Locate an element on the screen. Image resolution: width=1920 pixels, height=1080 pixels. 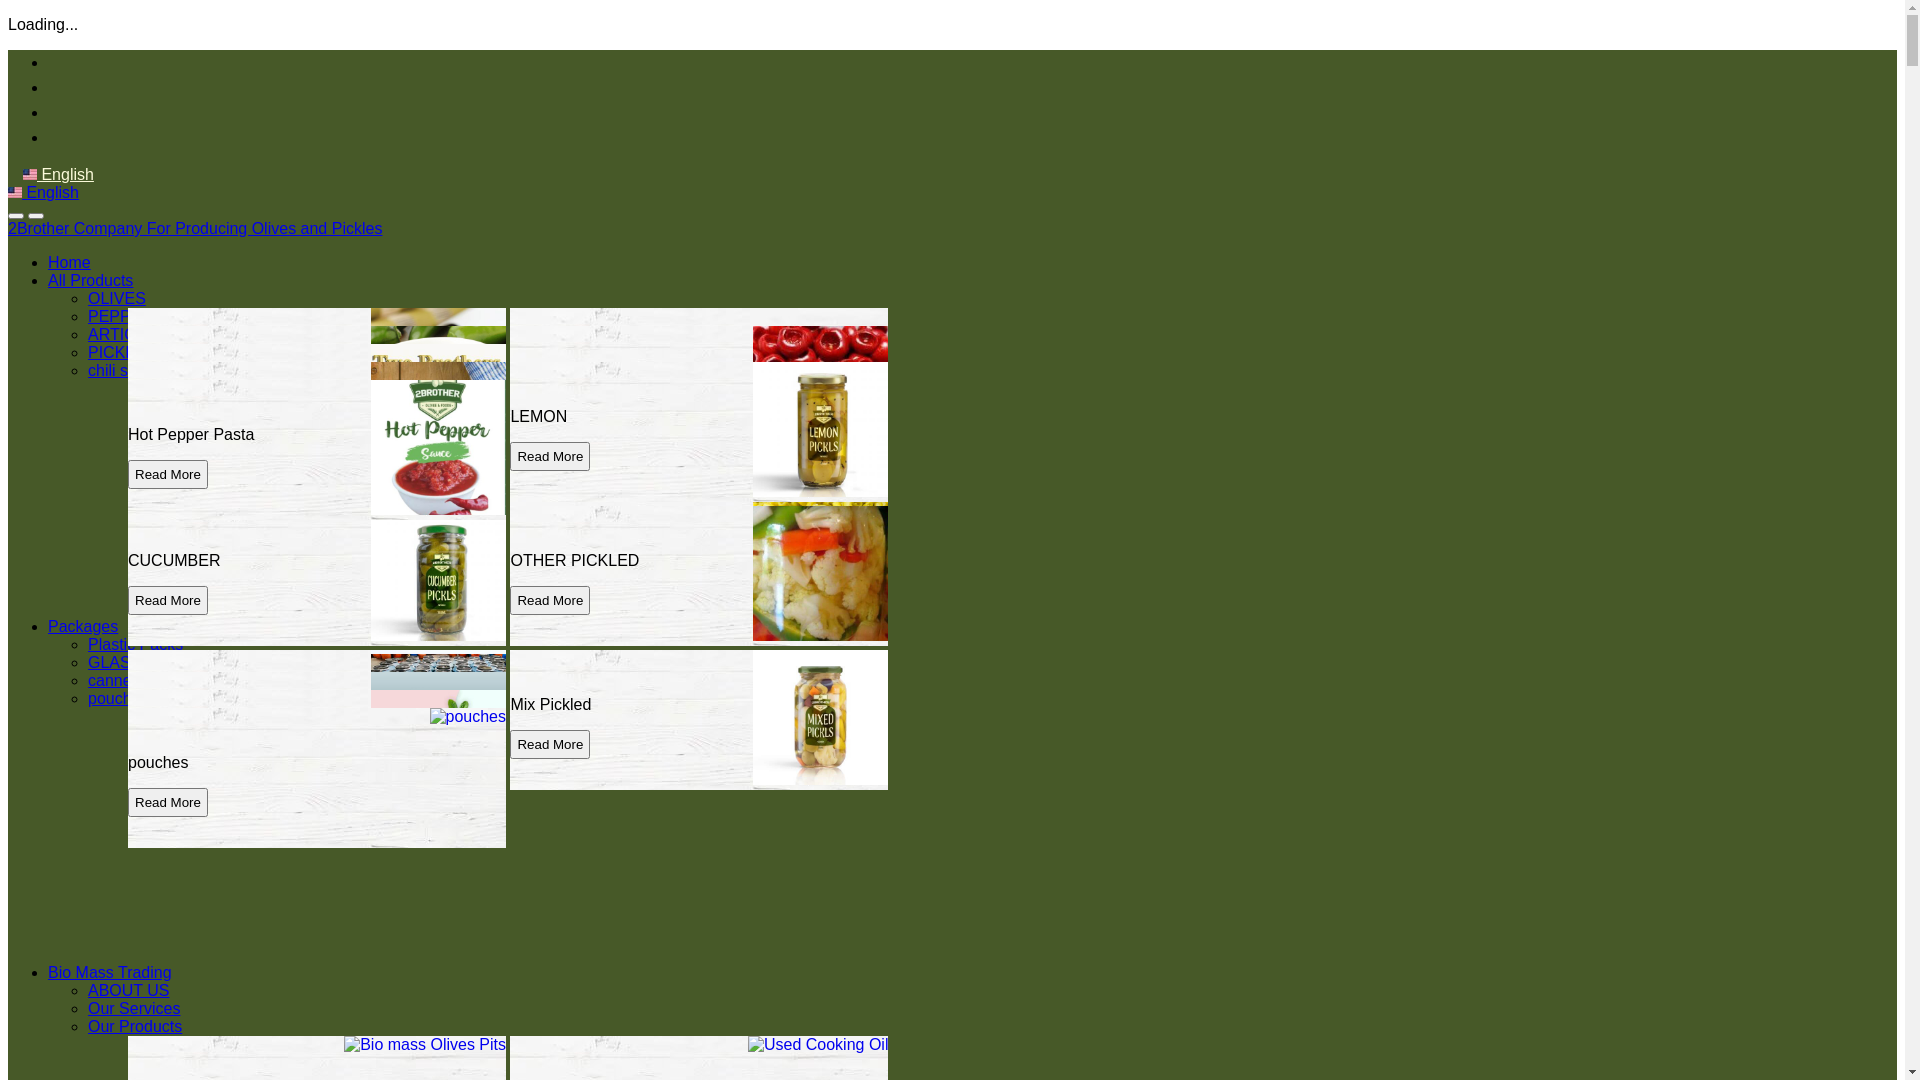
'Read More' is located at coordinates (168, 801).